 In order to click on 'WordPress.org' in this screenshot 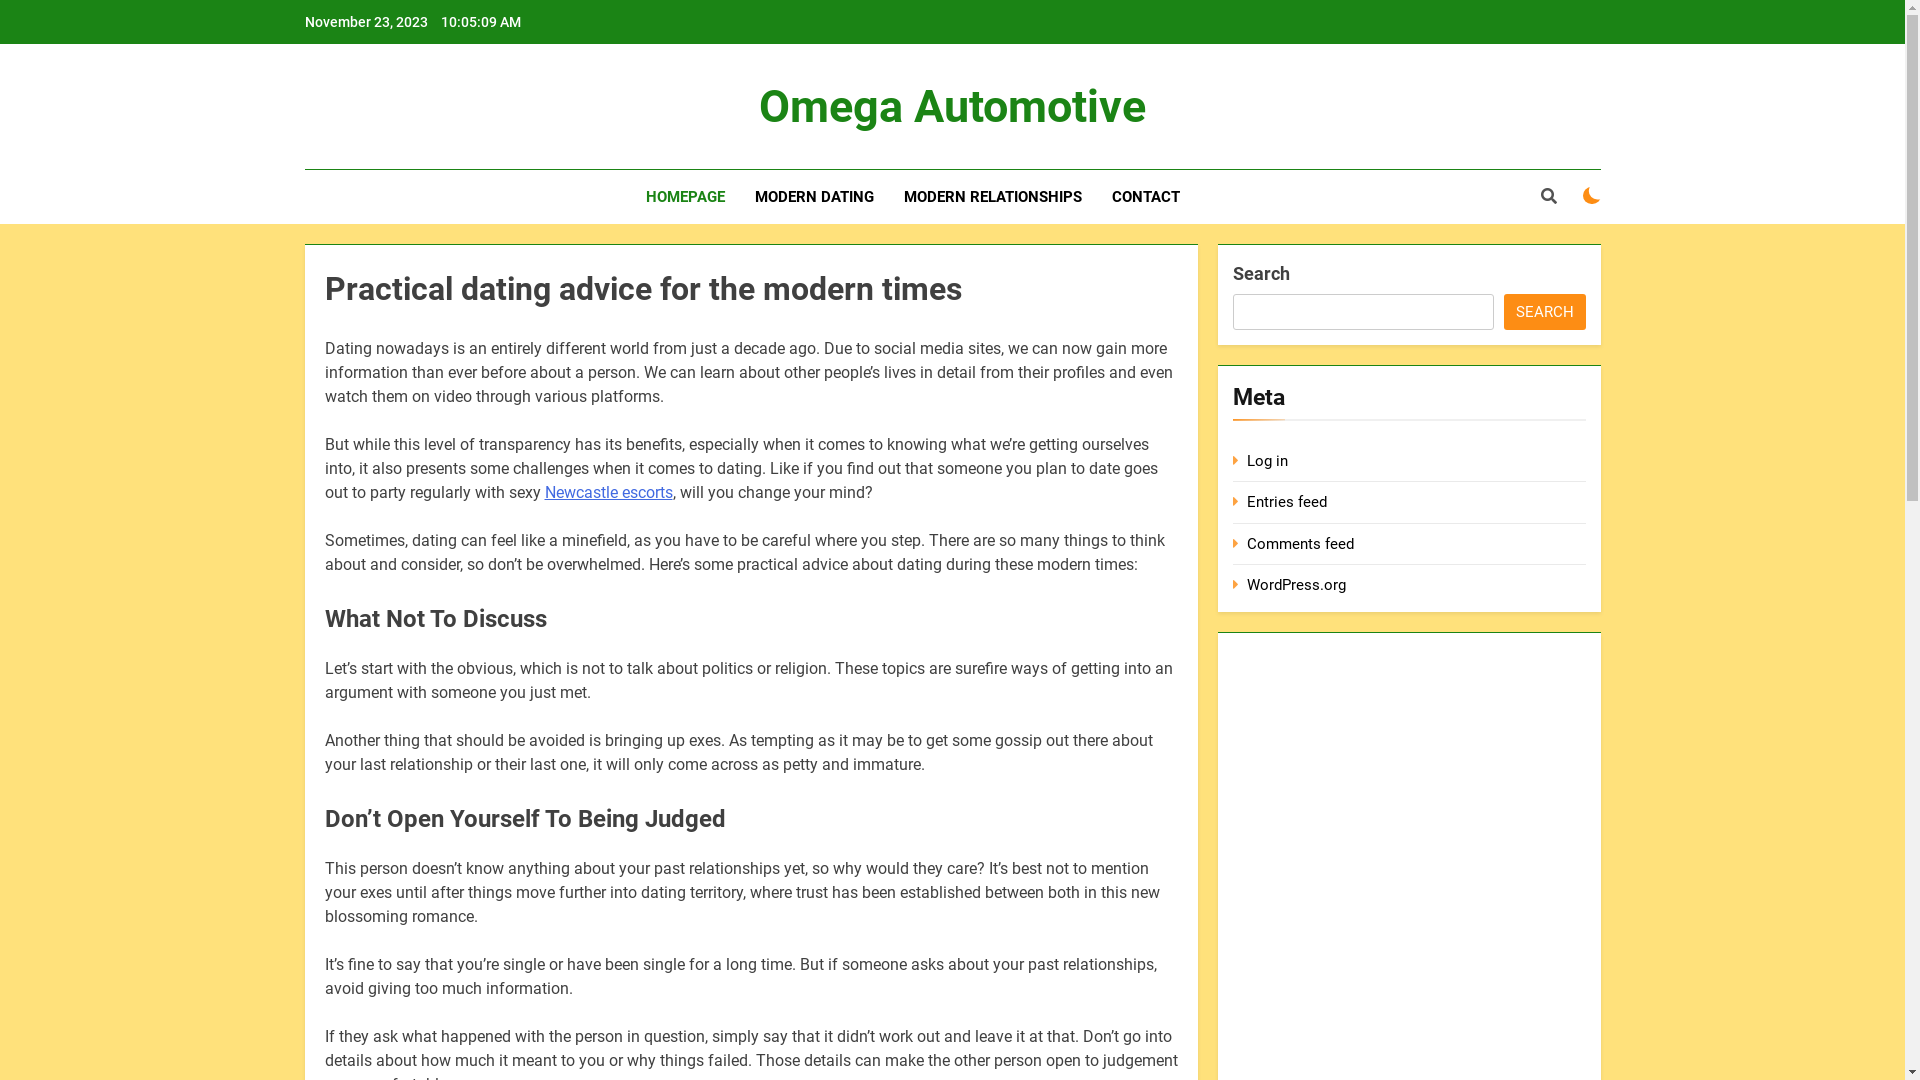, I will do `click(1296, 585)`.